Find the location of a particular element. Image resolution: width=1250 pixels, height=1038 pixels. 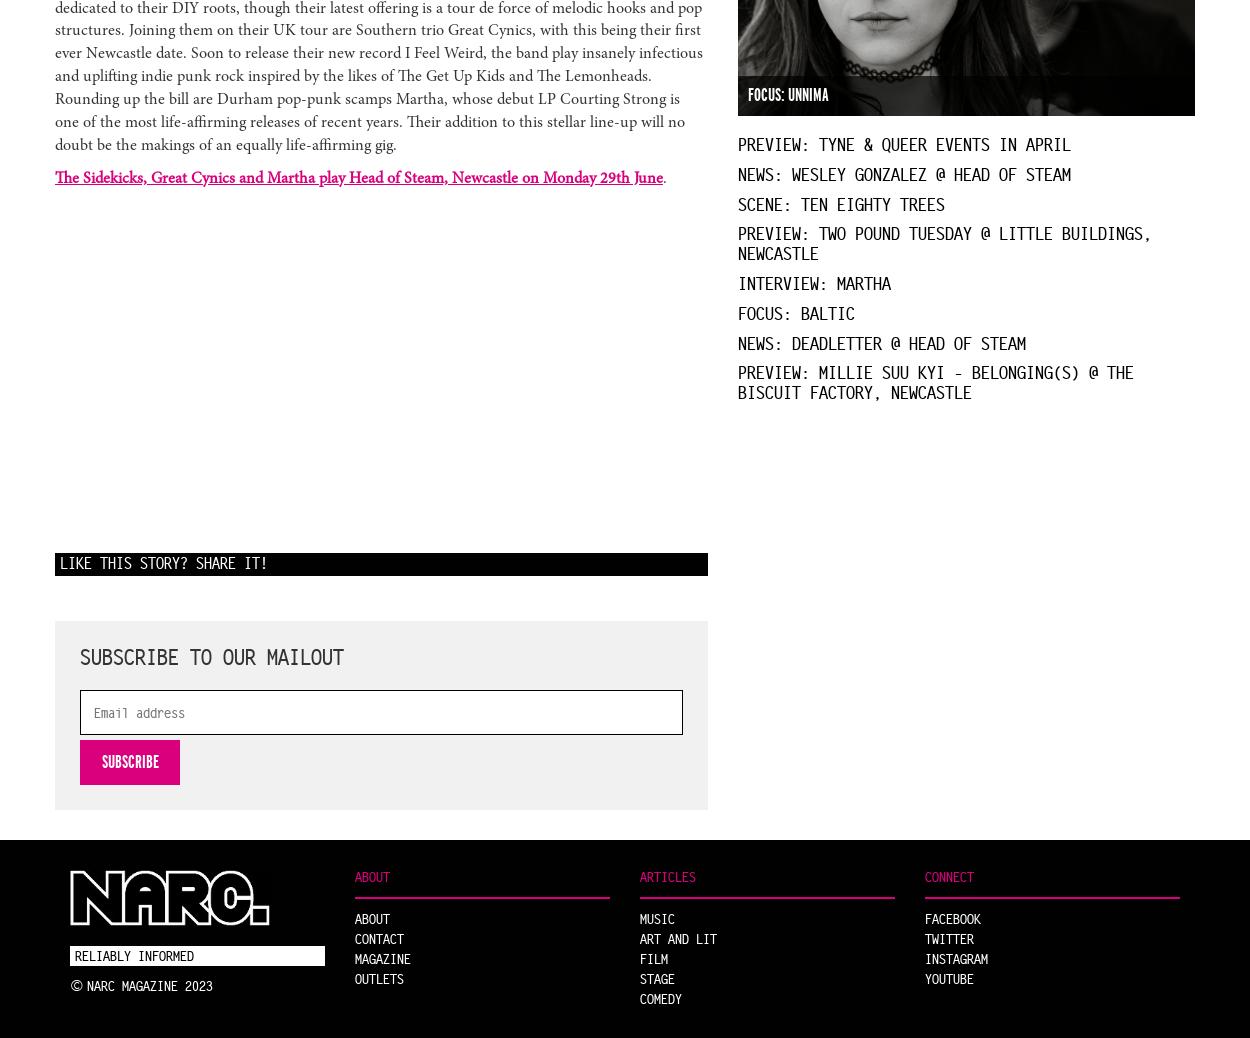

'Articles' is located at coordinates (668, 877).